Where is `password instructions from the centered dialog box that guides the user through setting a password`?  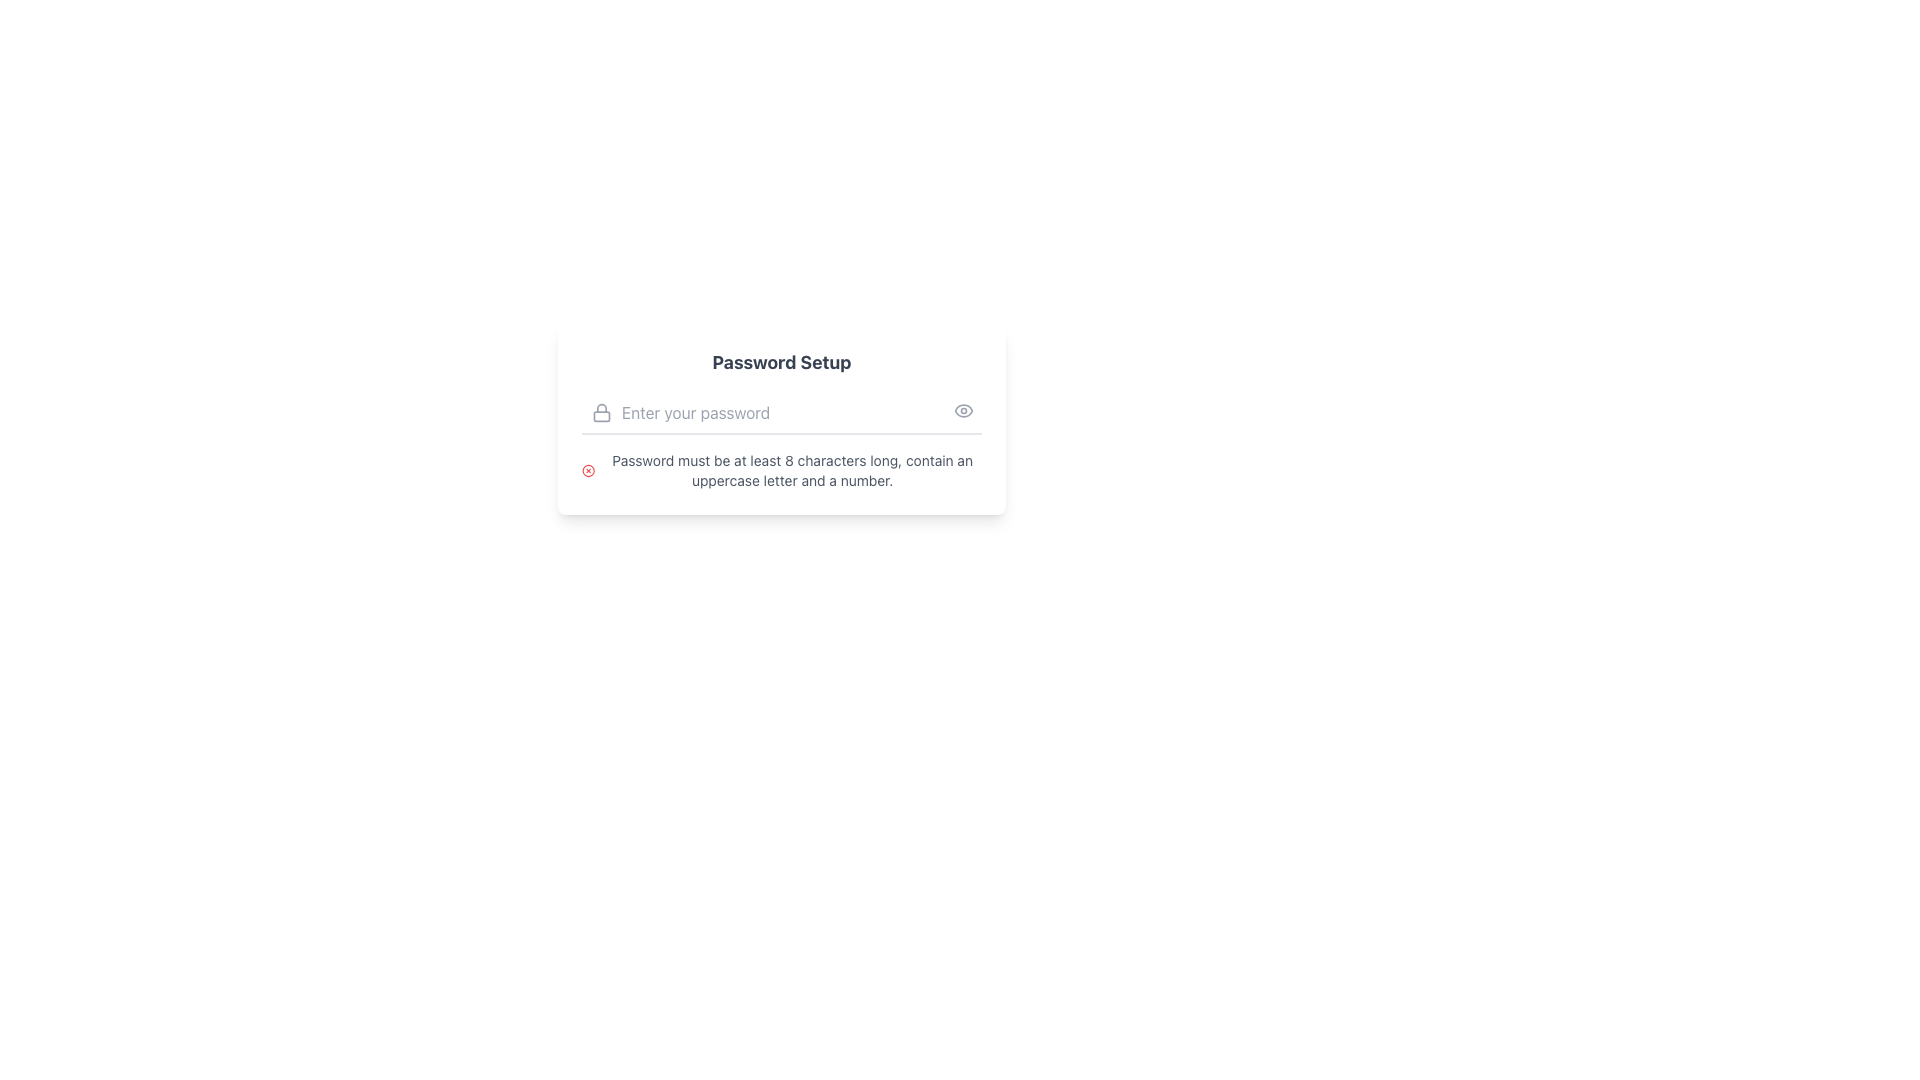 password instructions from the centered dialog box that guides the user through setting a password is located at coordinates (781, 459).